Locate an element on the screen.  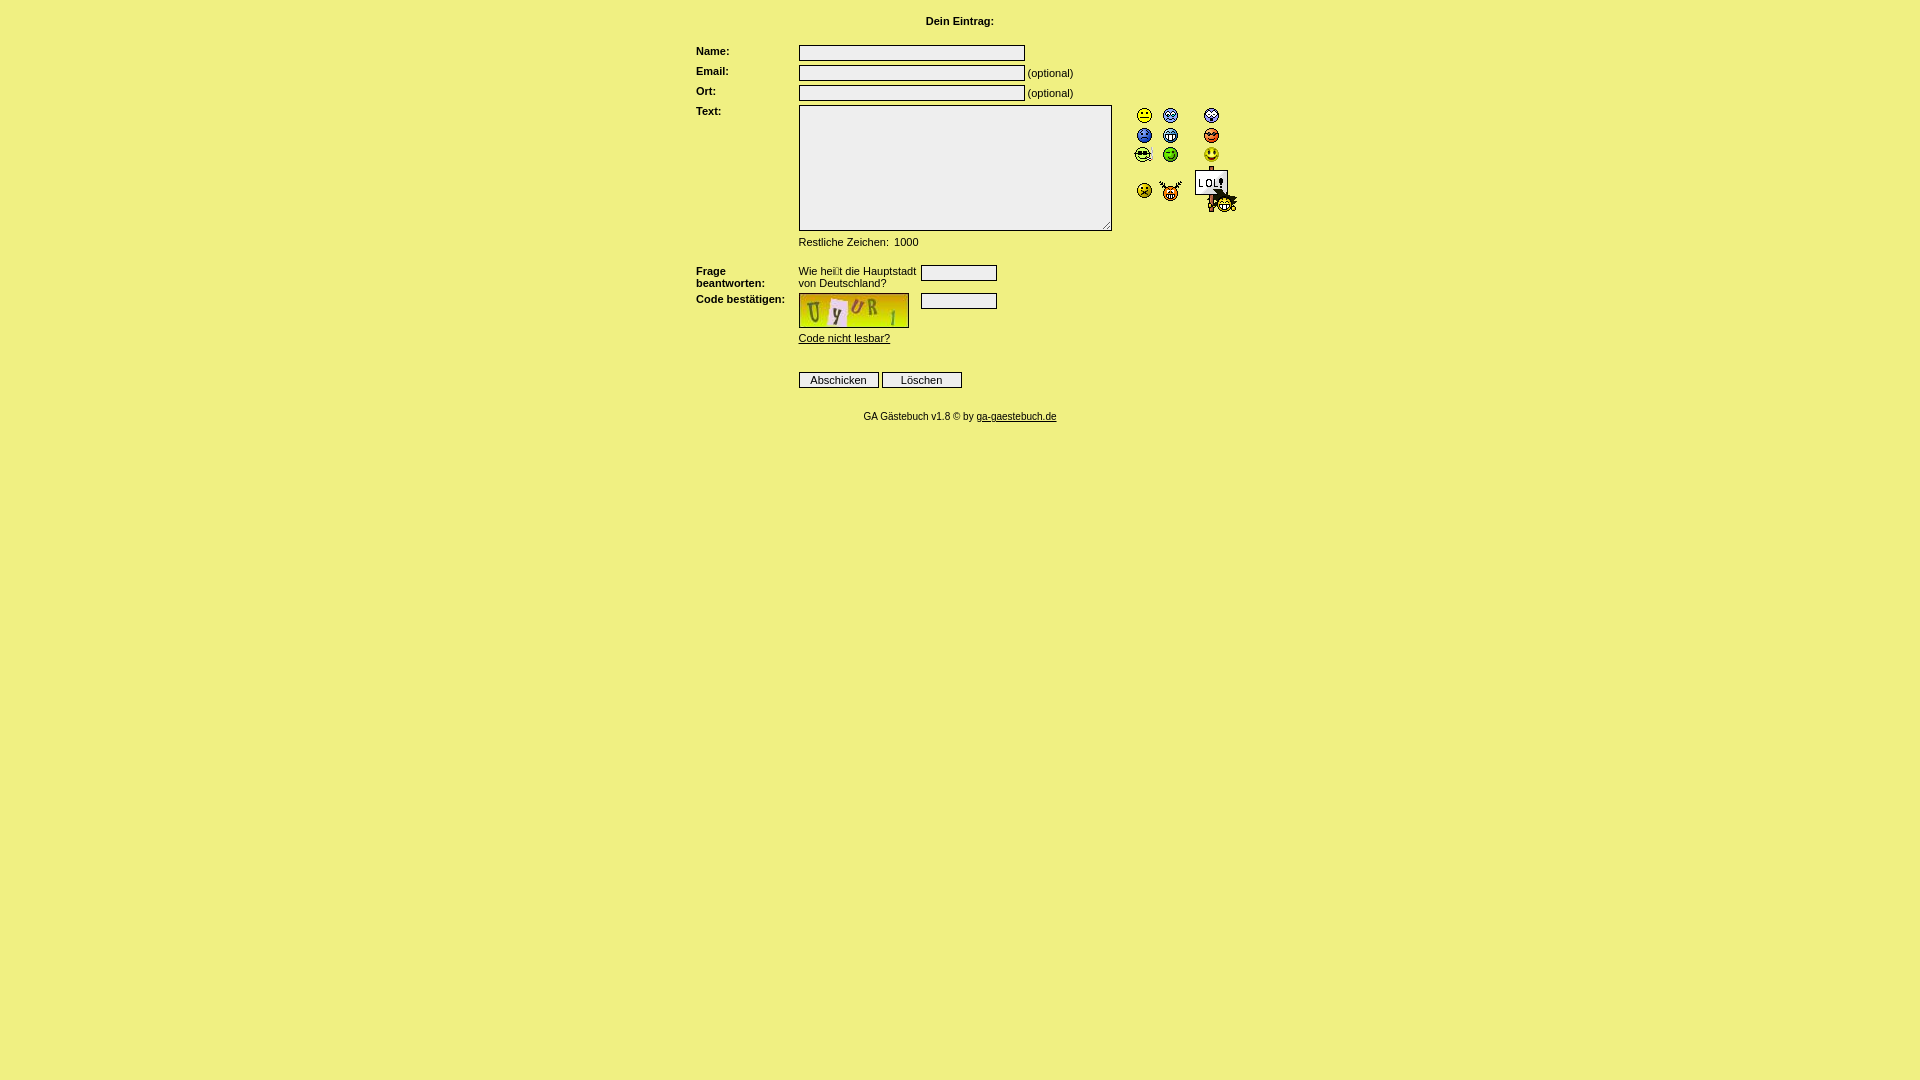
'Abschicken' is located at coordinates (838, 380).